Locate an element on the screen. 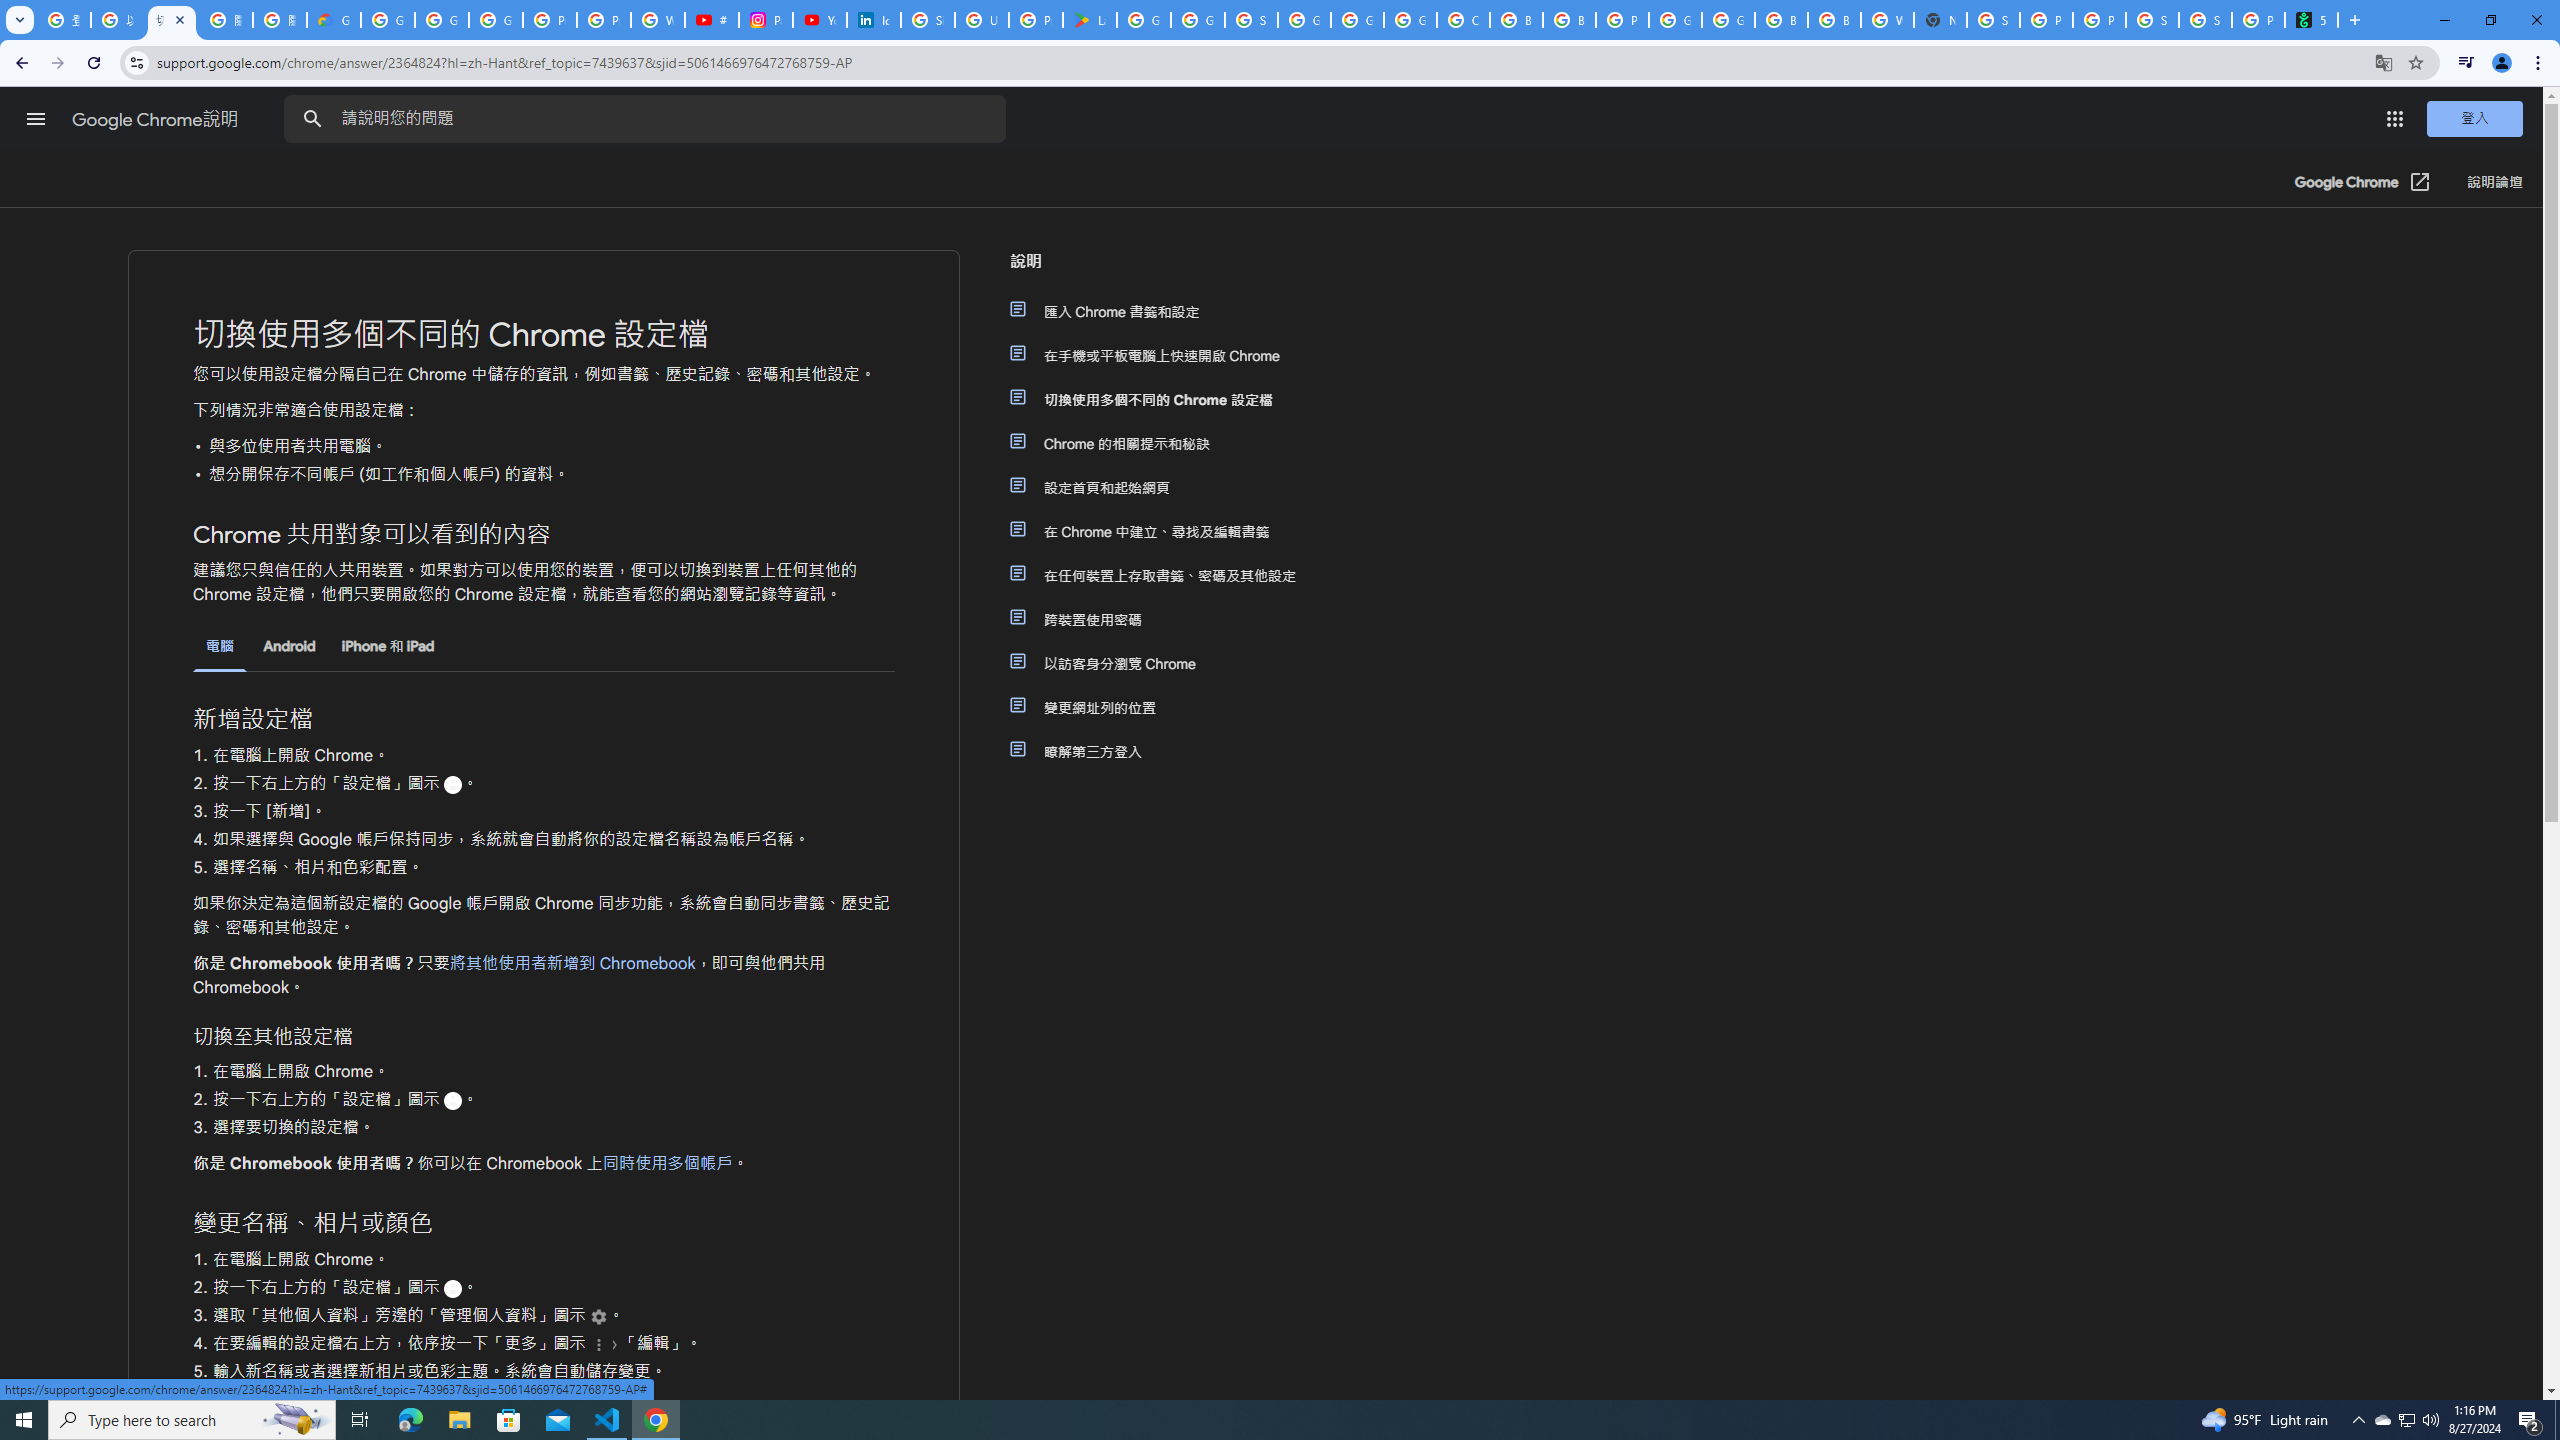  'YouTube Culture & Trends - On The Rise: Handcam Videos' is located at coordinates (819, 19).